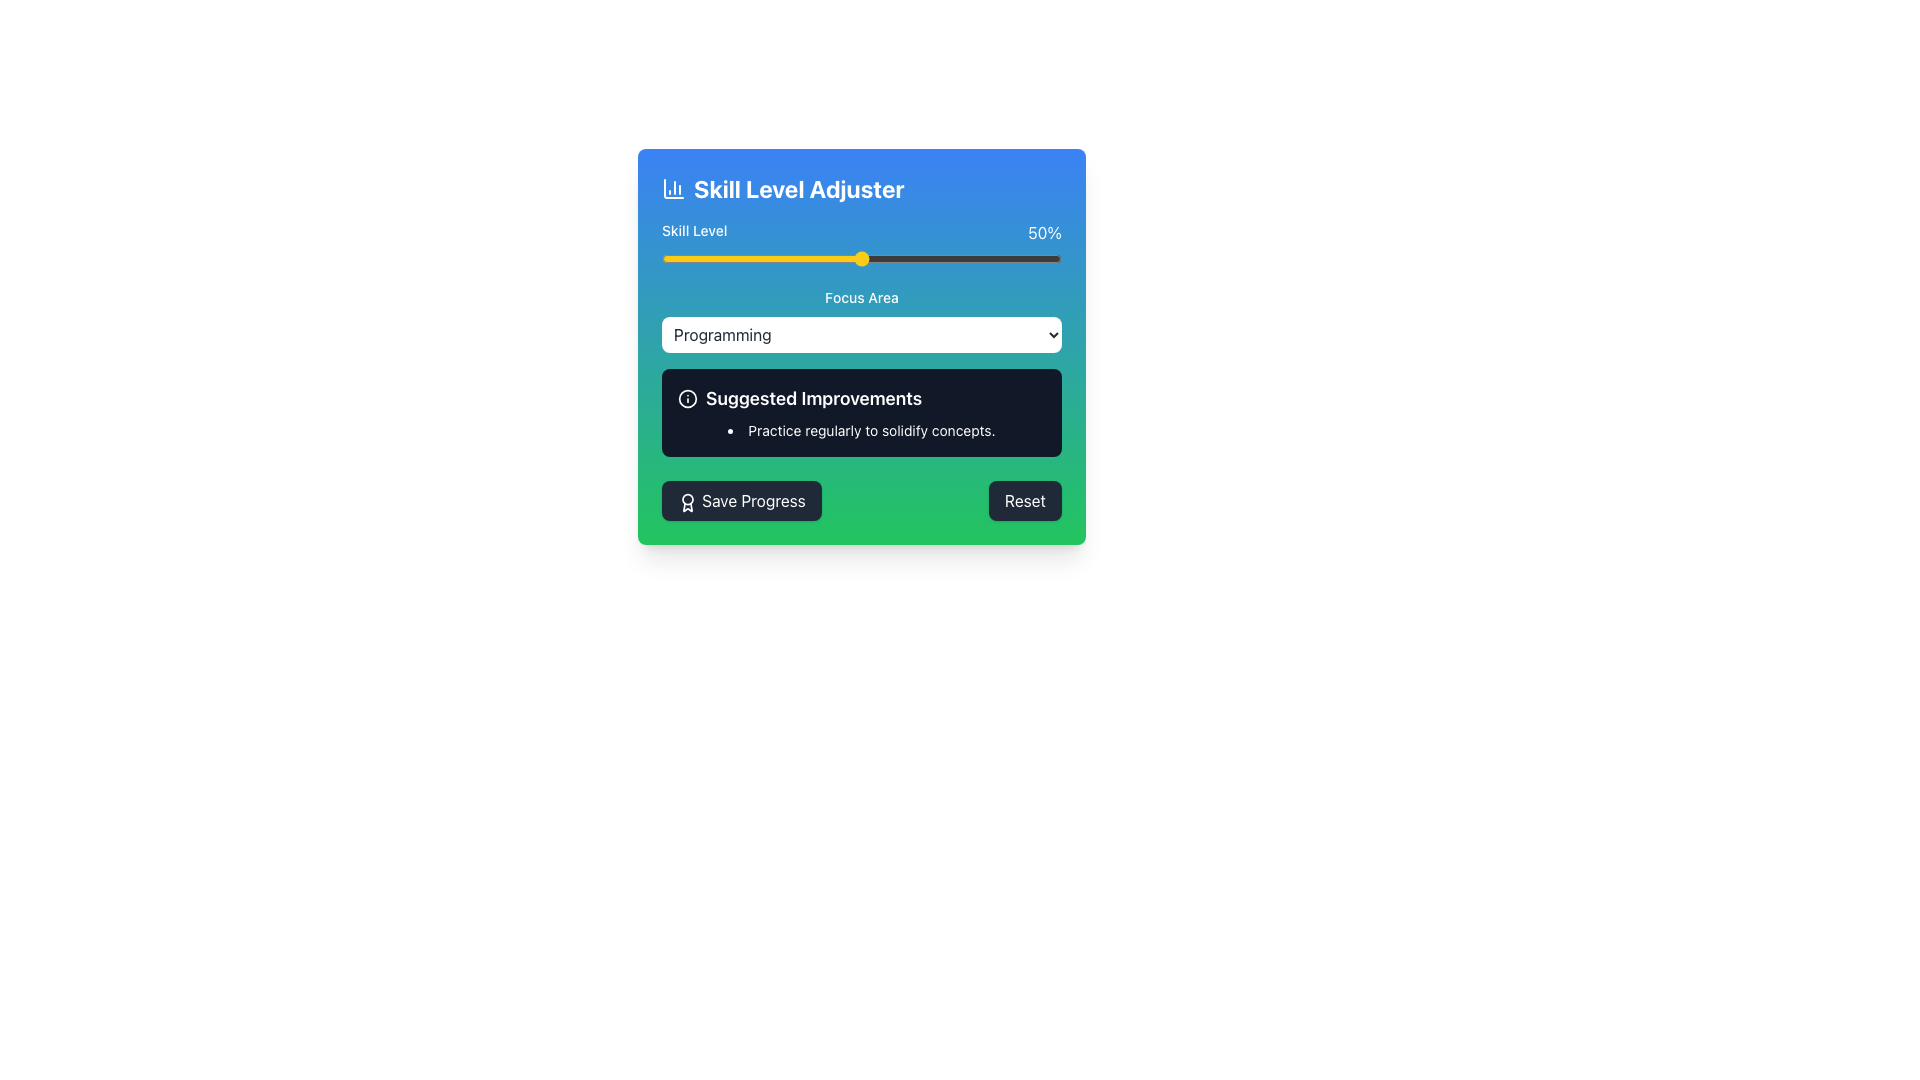  I want to click on the skill level, so click(666, 257).